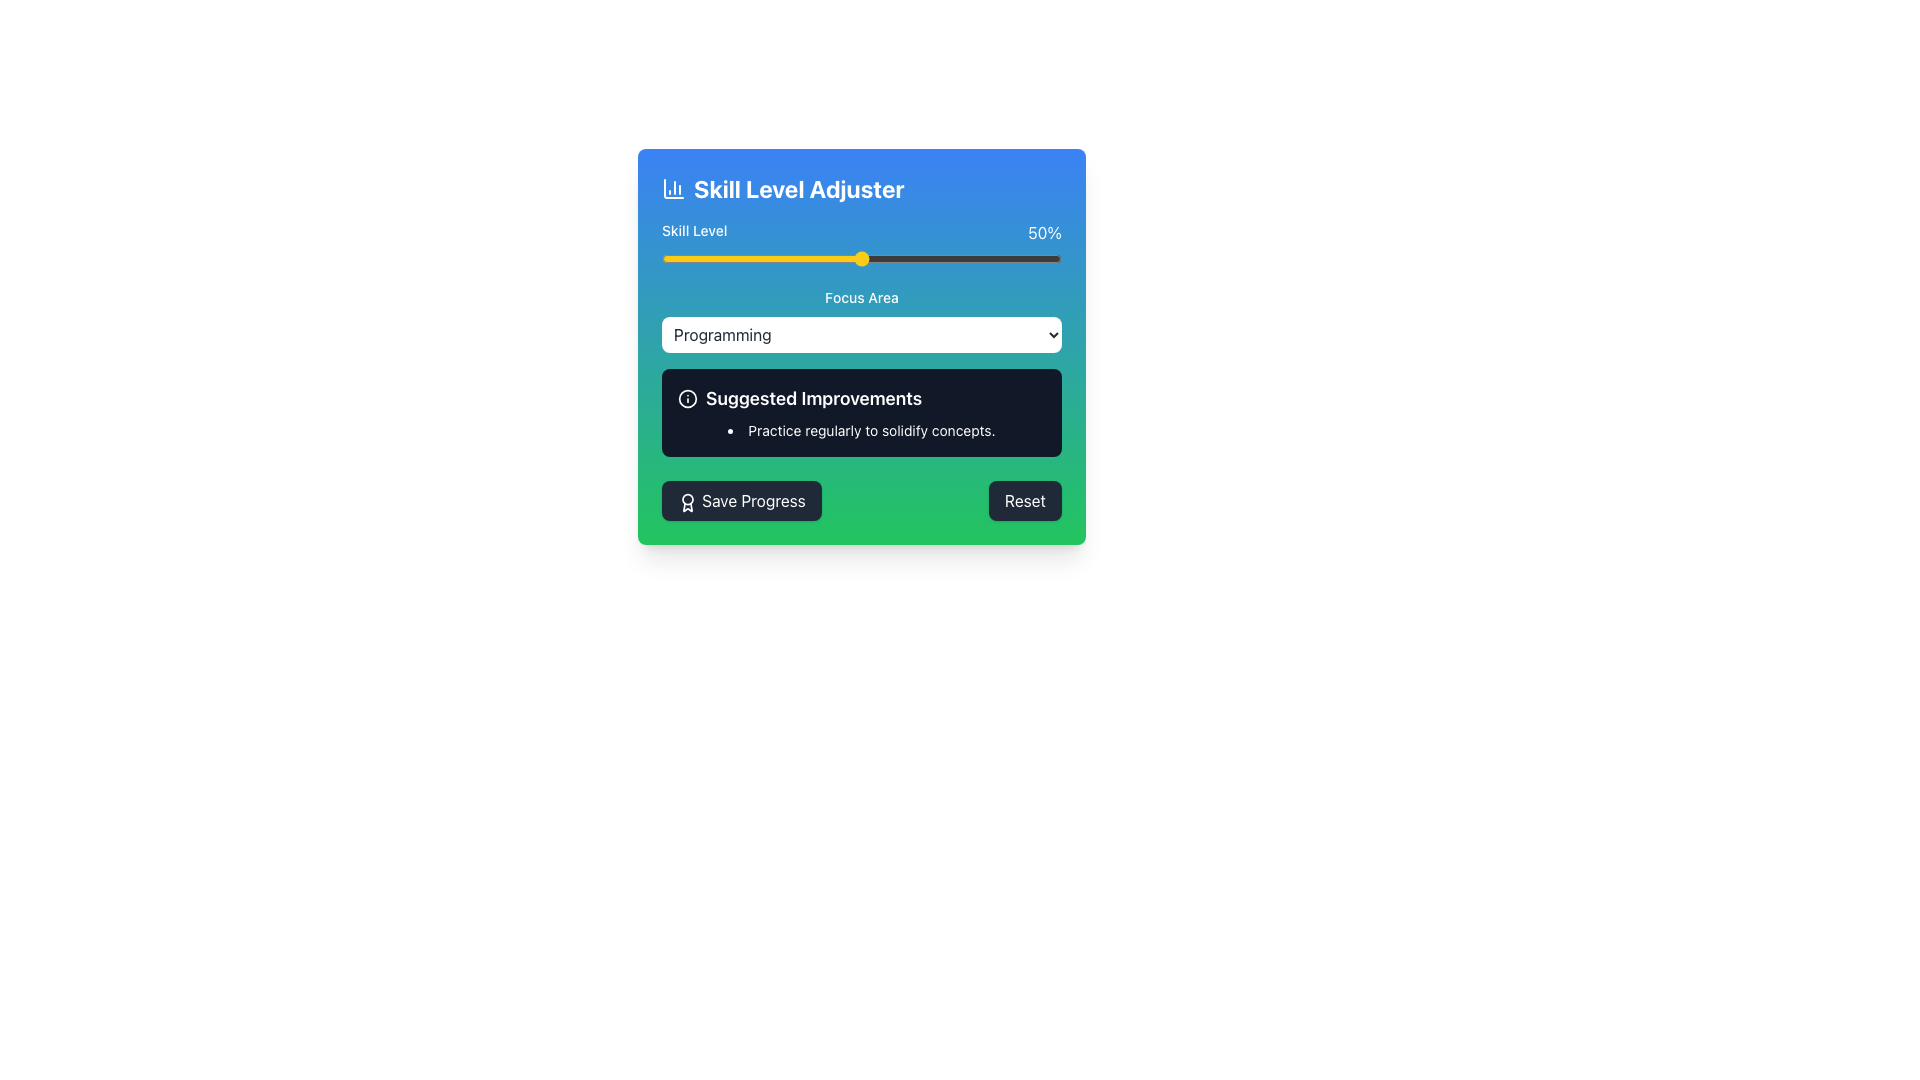  I want to click on the skill level, so click(666, 257).